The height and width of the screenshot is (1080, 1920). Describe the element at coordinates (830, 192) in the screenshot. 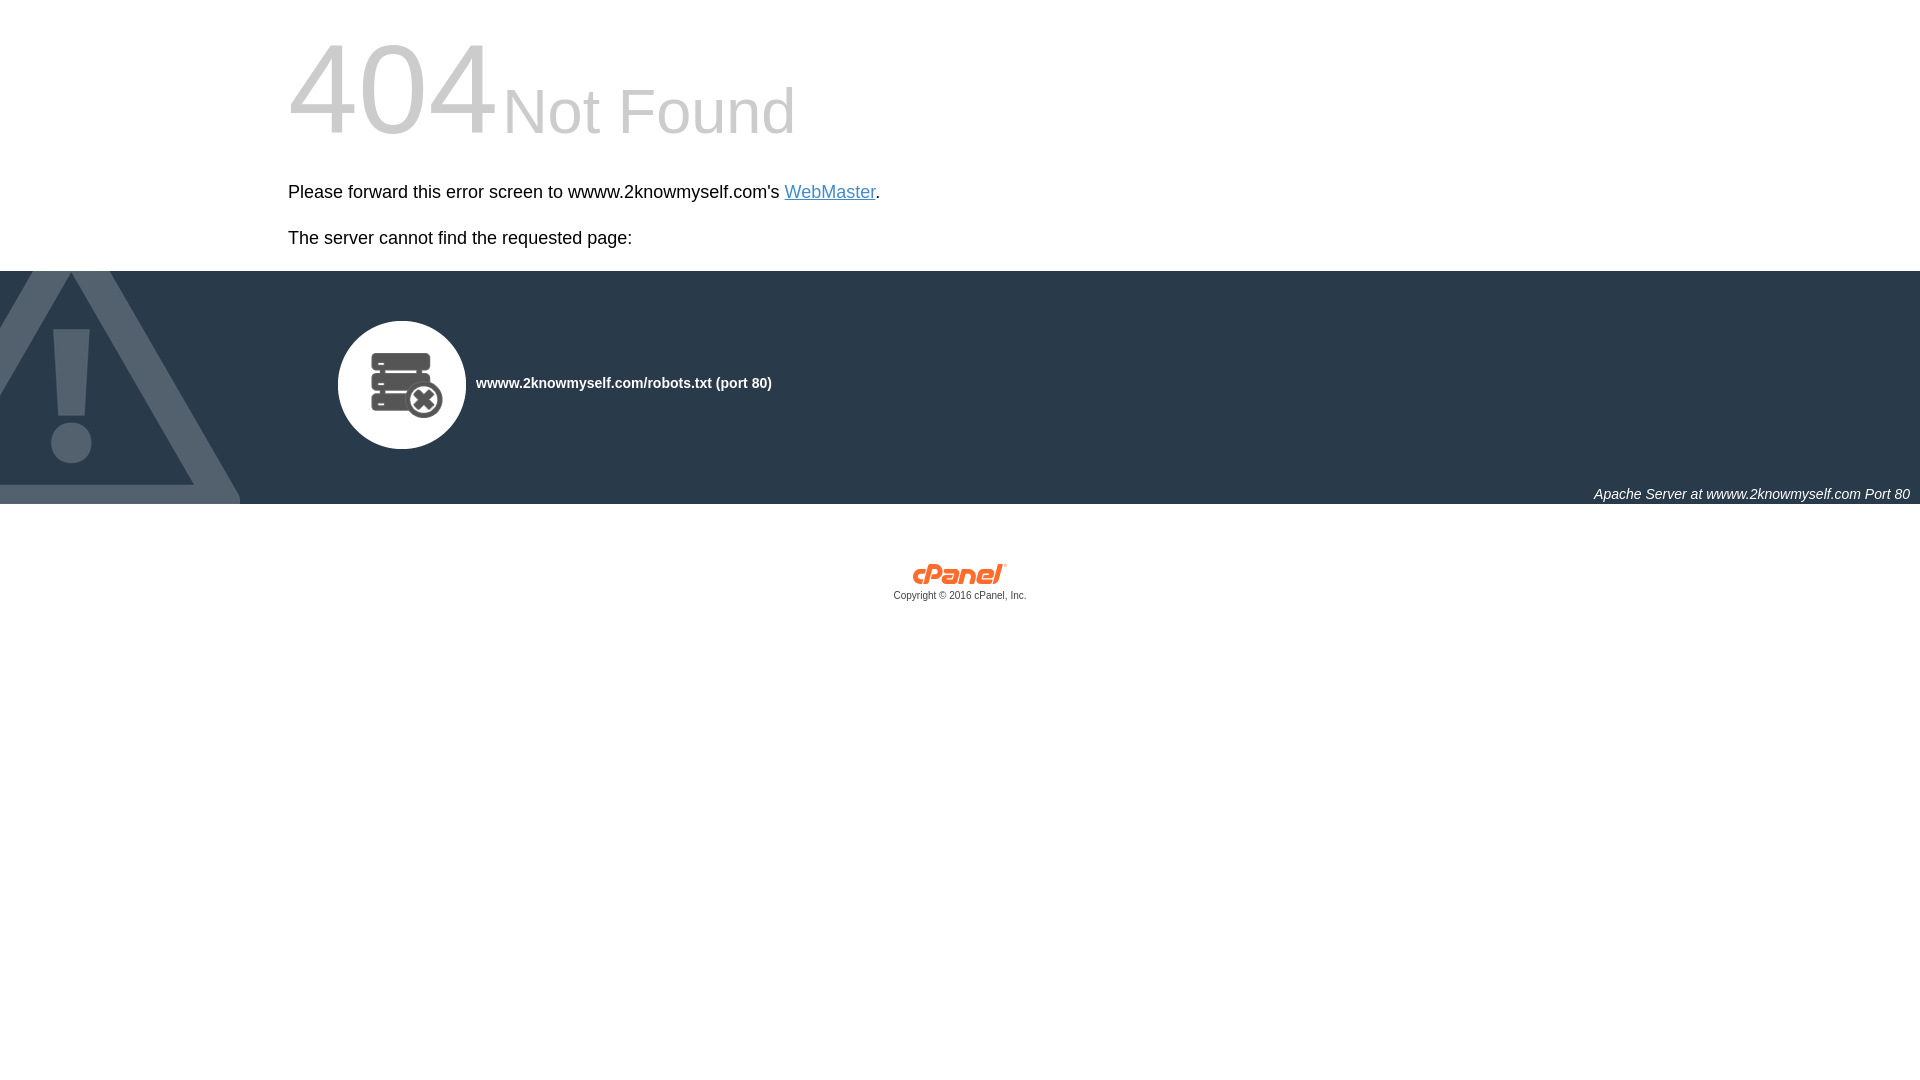

I see `'WebMaster'` at that location.